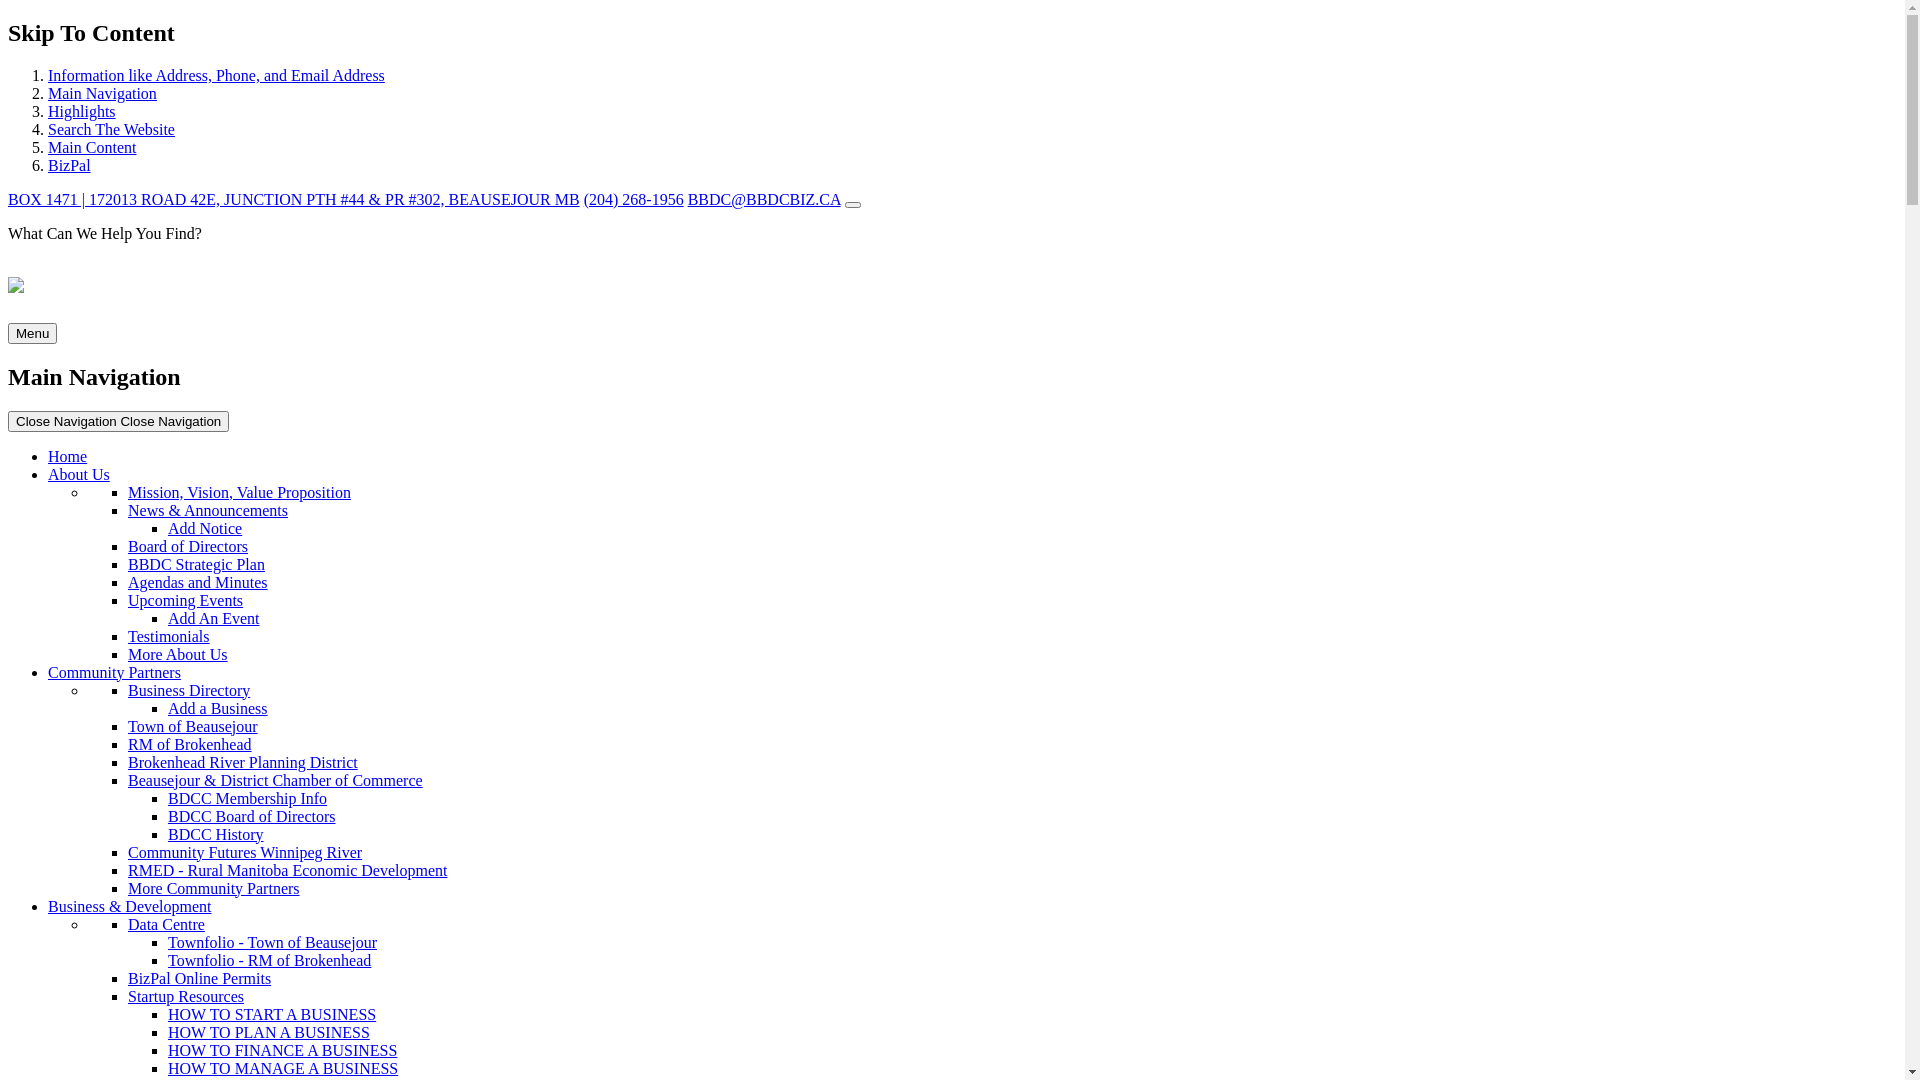 This screenshot has height=1080, width=1920. I want to click on 'Add Notice', so click(168, 527).